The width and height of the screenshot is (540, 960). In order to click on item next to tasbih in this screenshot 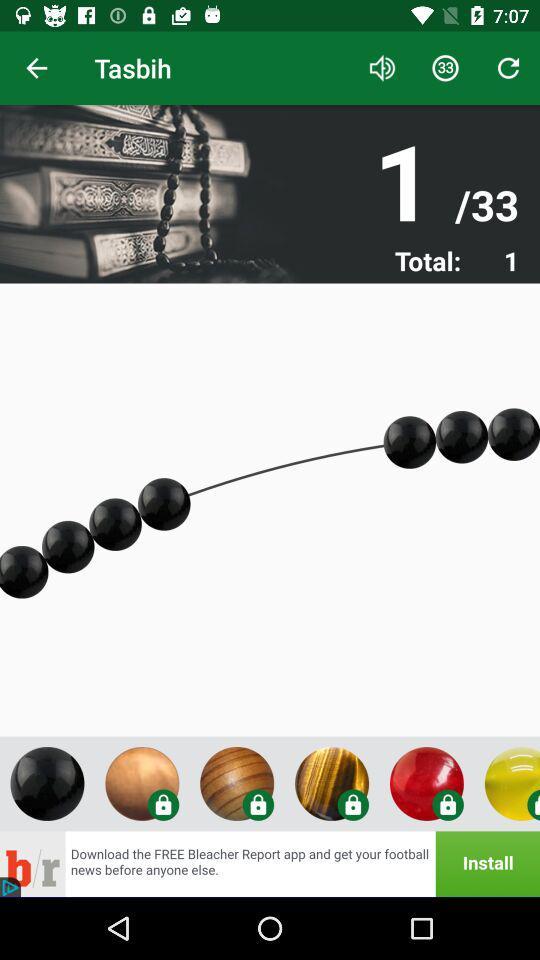, I will do `click(36, 68)`.